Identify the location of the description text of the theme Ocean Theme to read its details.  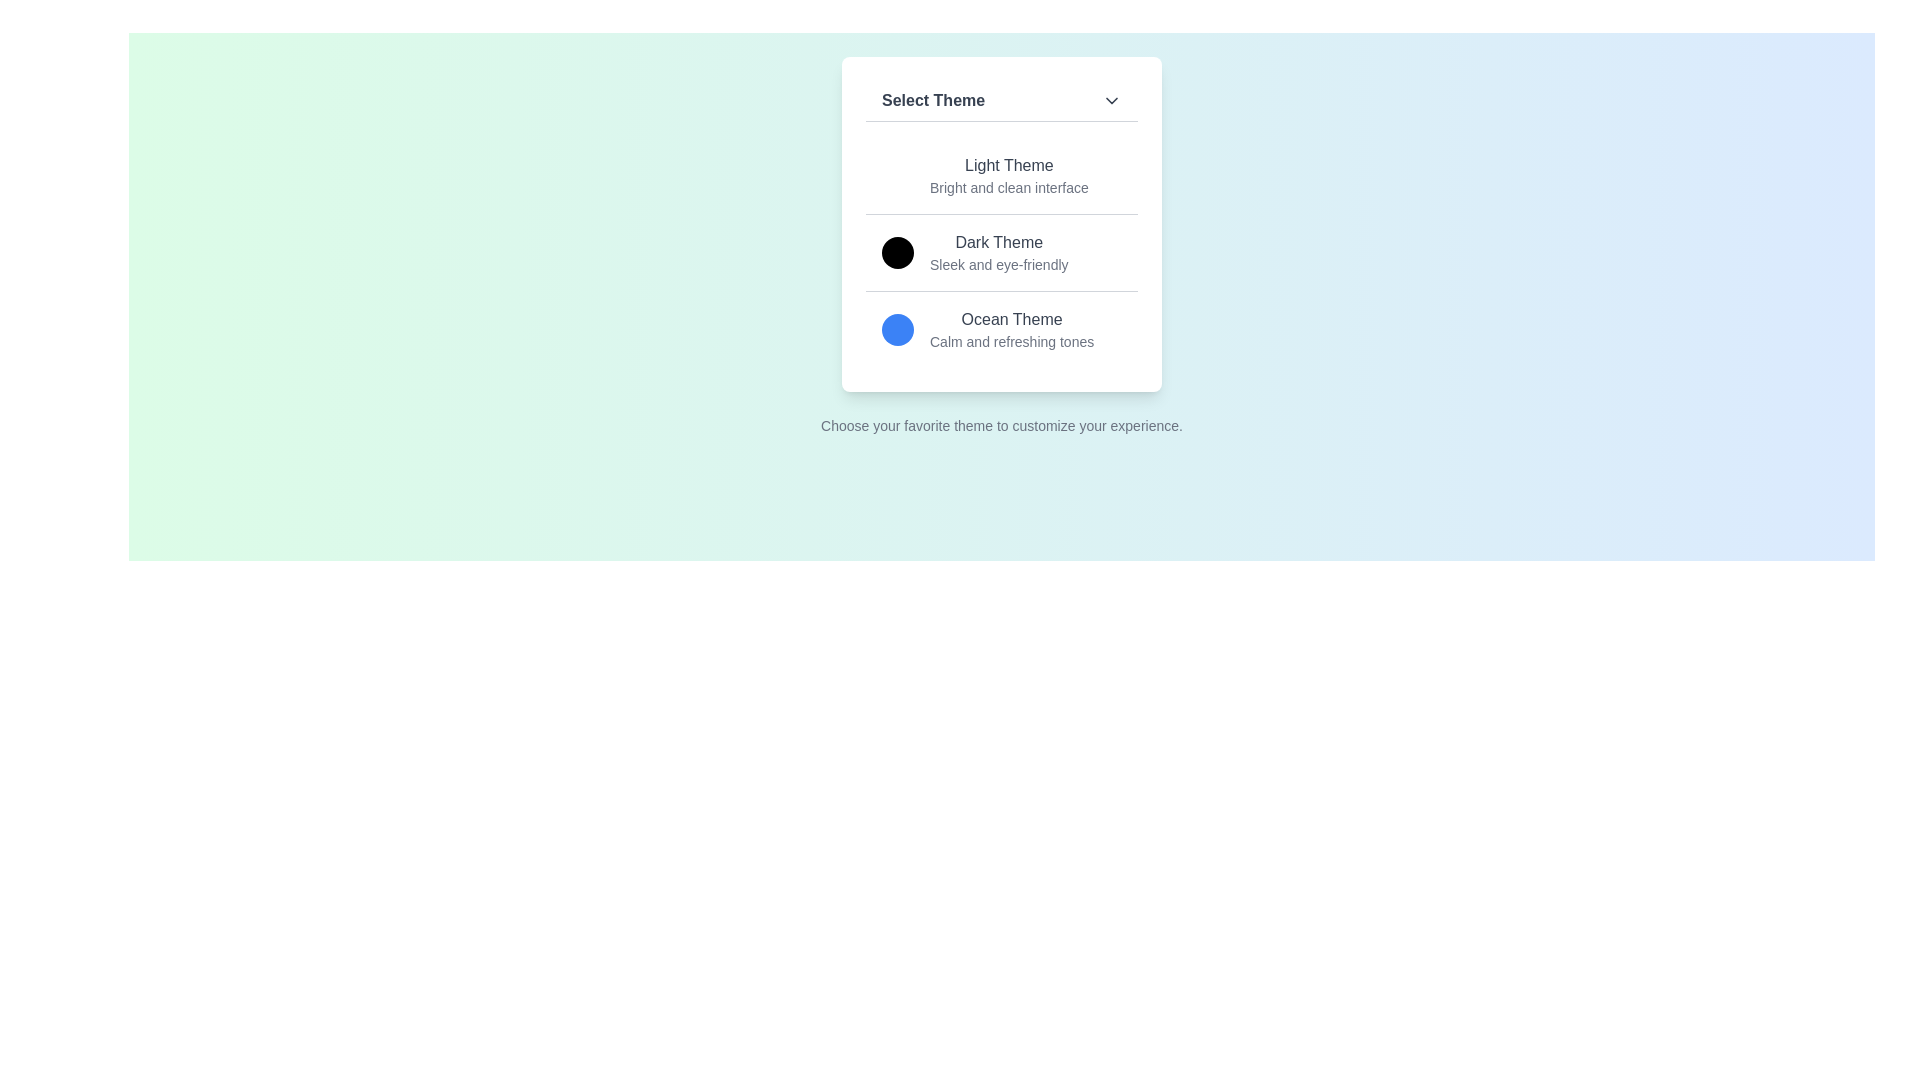
(1012, 341).